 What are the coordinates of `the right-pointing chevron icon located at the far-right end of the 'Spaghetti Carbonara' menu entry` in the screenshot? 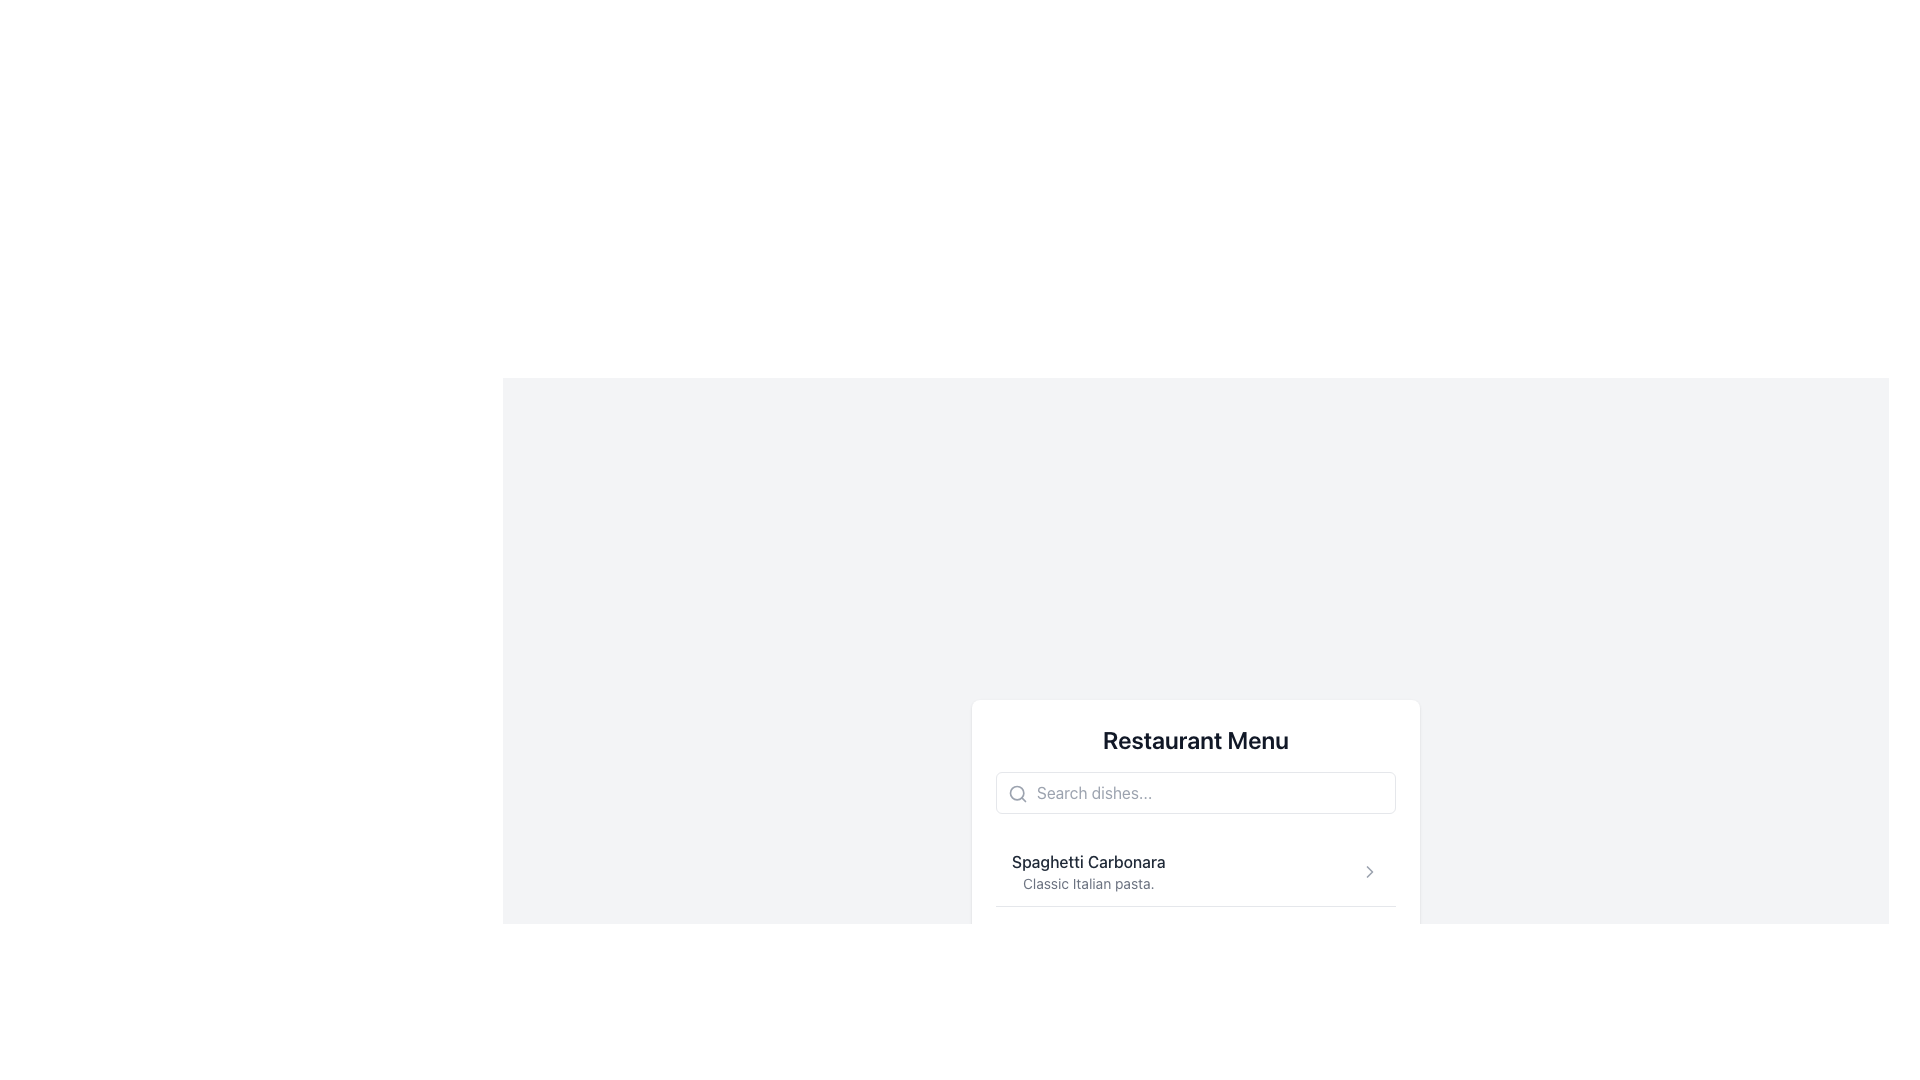 It's located at (1368, 870).